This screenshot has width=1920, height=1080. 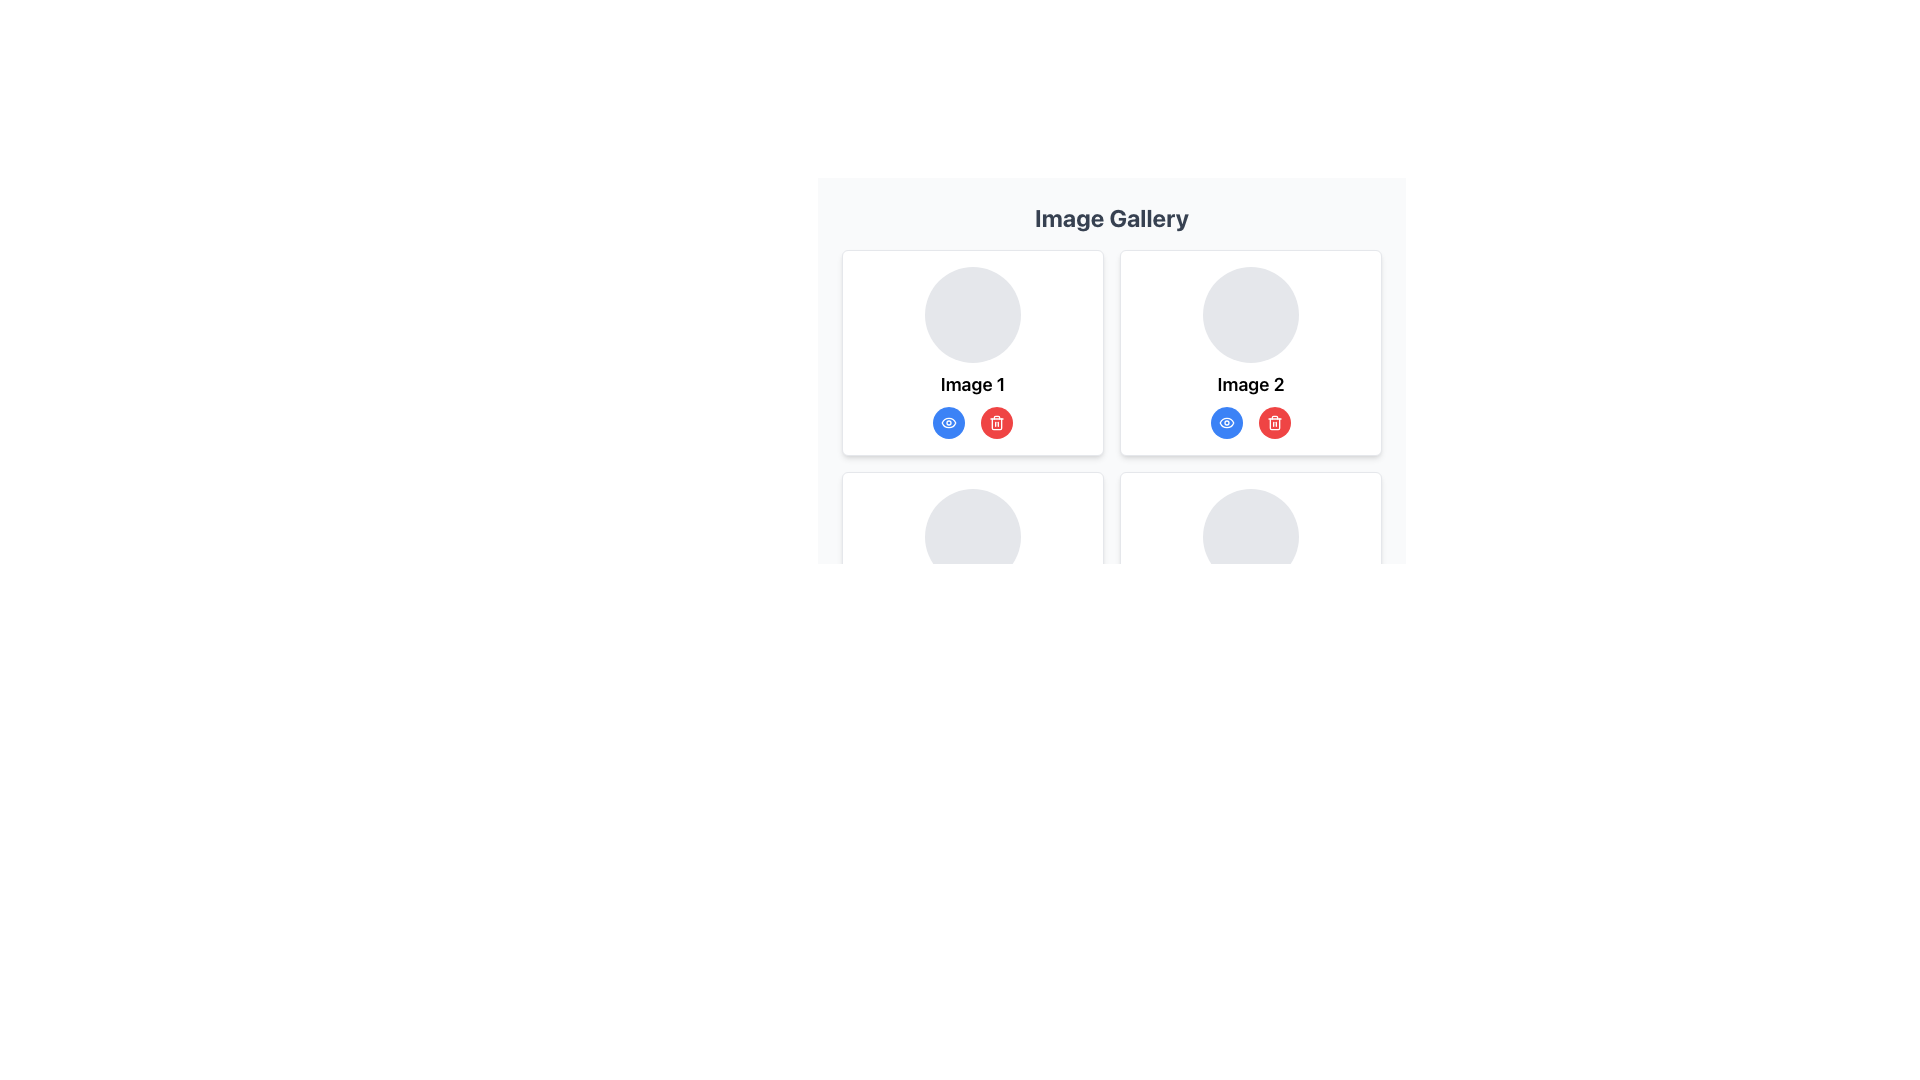 I want to click on title text element located at the center of the bounding box, which serves as a header for the section above the grid layout of image cards, so click(x=1111, y=218).